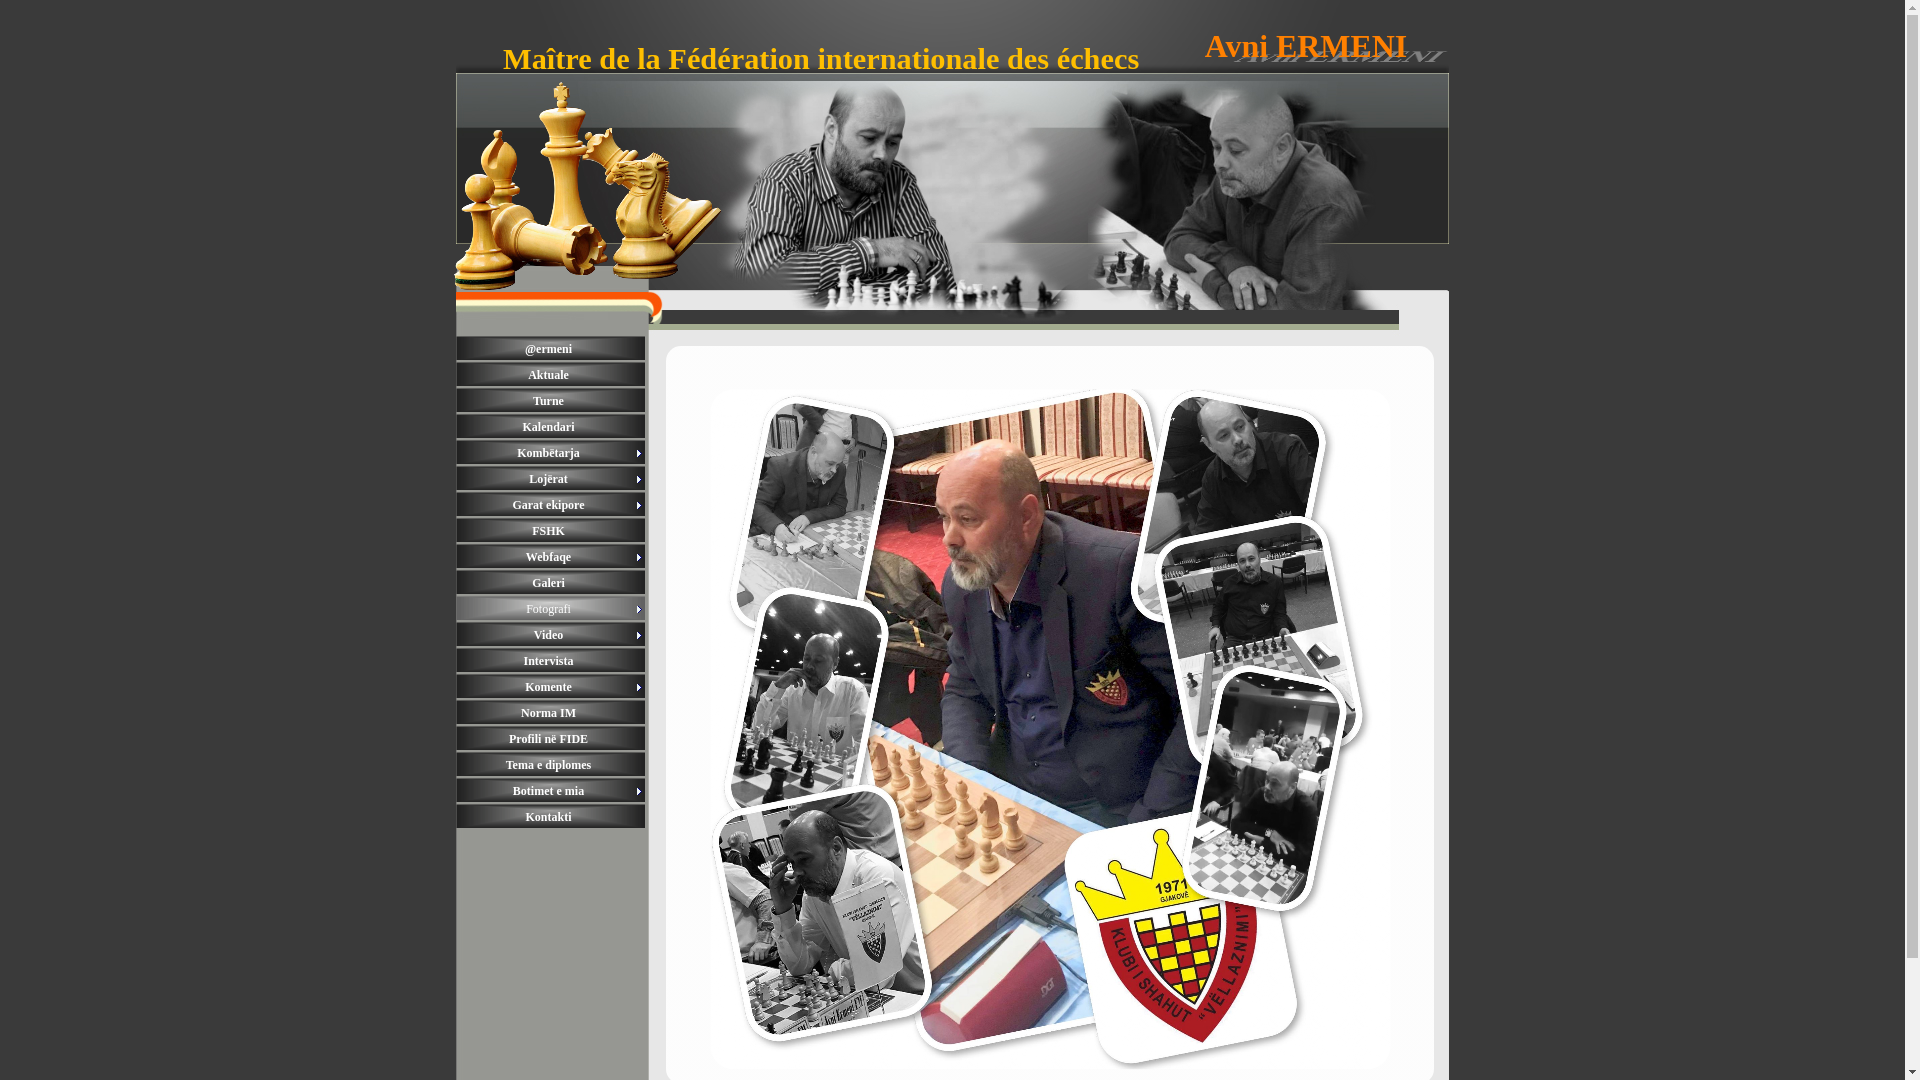 The width and height of the screenshot is (1920, 1080). What do you see at coordinates (551, 660) in the screenshot?
I see `'Intervista'` at bounding box center [551, 660].